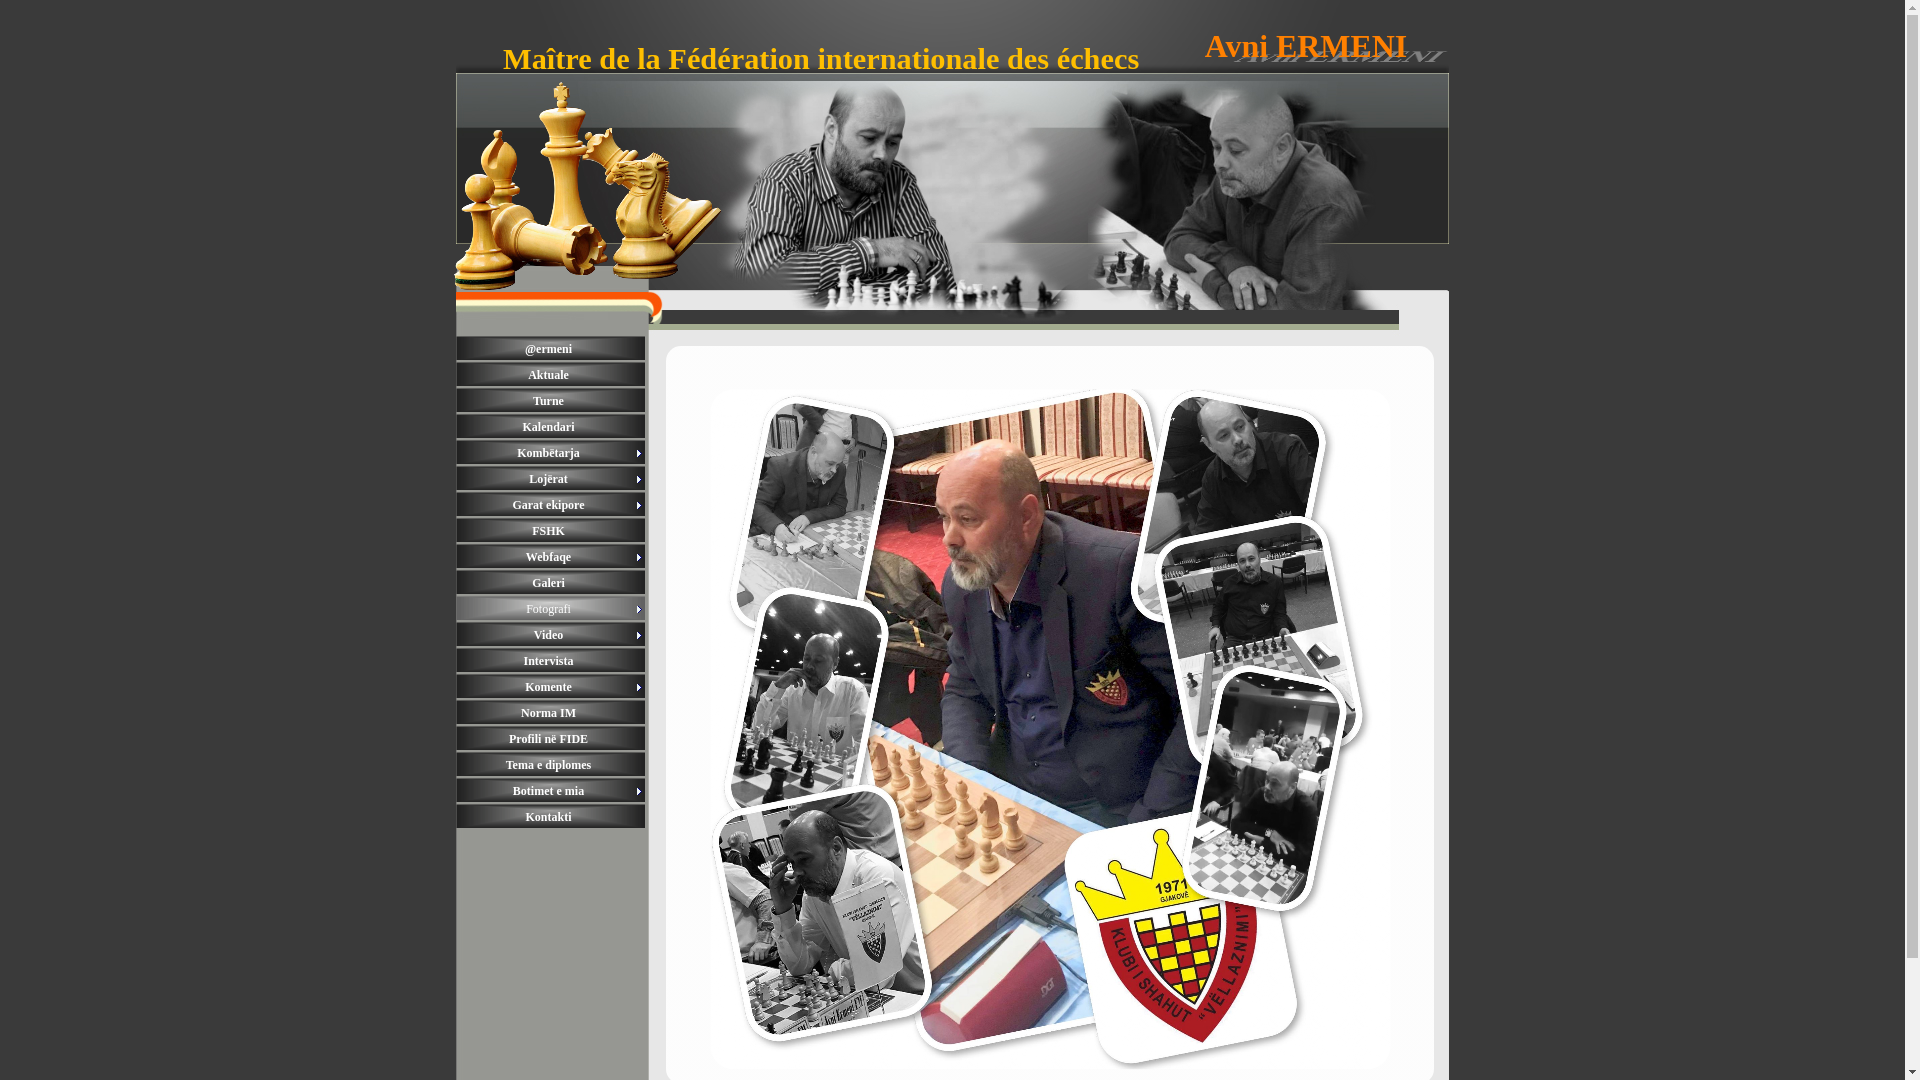 The width and height of the screenshot is (1920, 1080). What do you see at coordinates (551, 660) in the screenshot?
I see `'Intervista'` at bounding box center [551, 660].